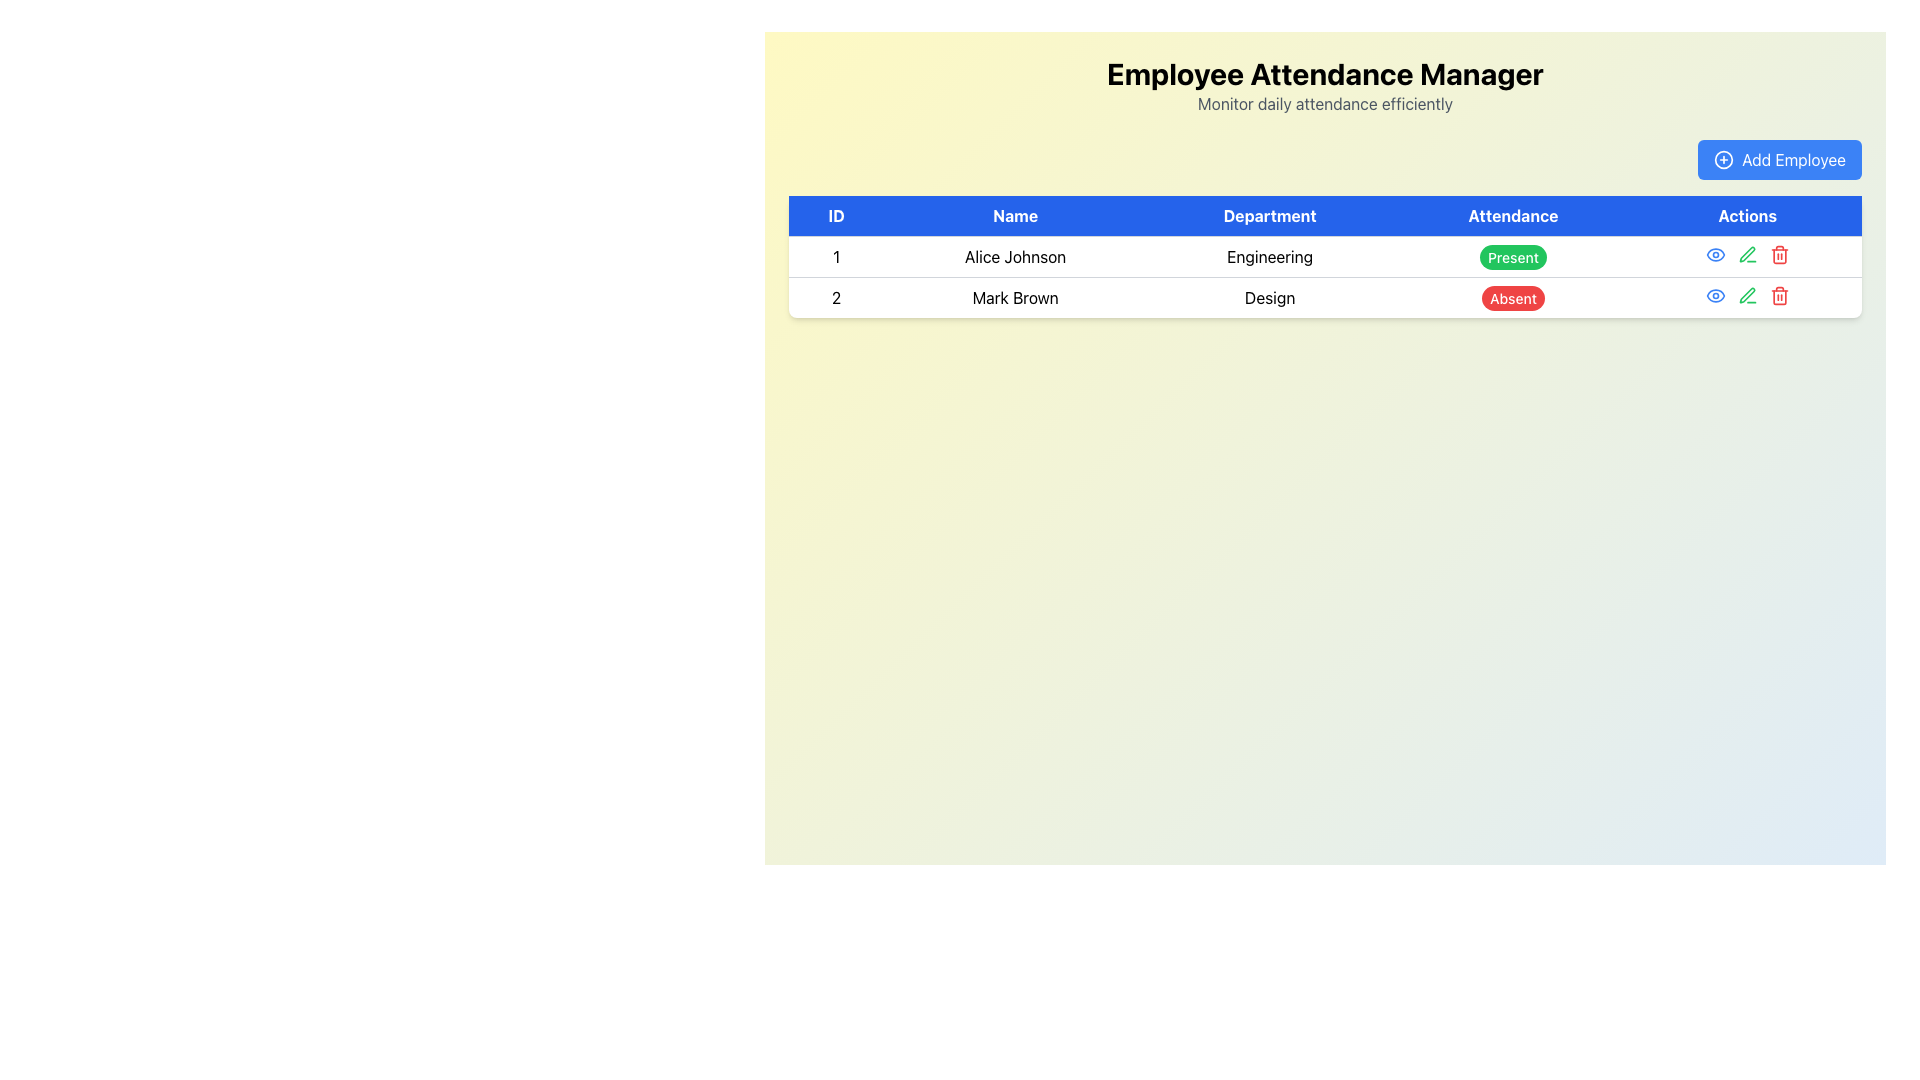 This screenshot has height=1080, width=1920. Describe the element at coordinates (1269, 256) in the screenshot. I see `the text label displaying the department name for employee 'Alice Johnson', located in the third column of the first row under the 'Department' header` at that location.